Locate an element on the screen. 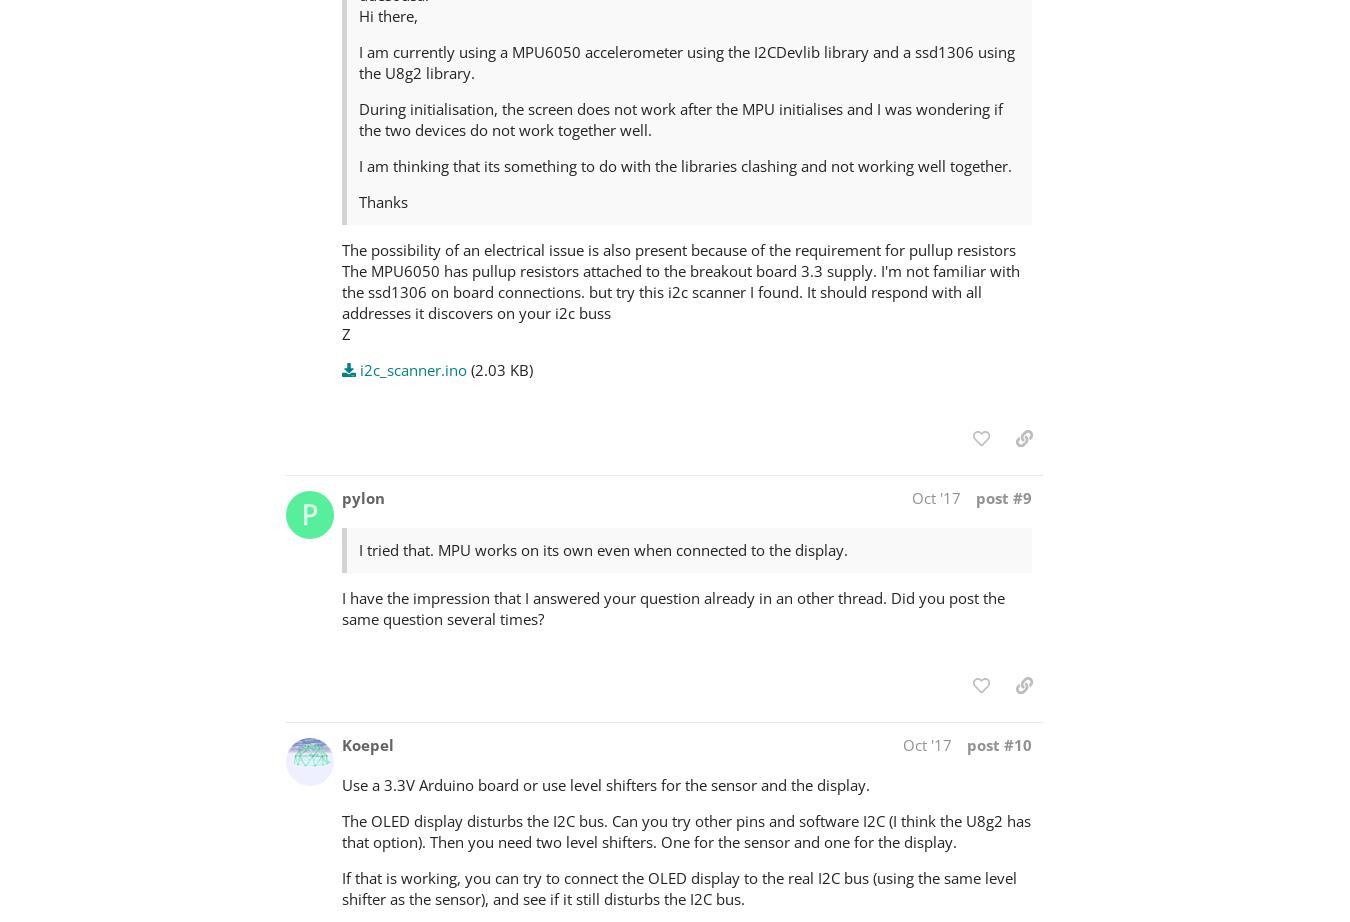 The image size is (1350, 922). 'I have the impression that I answered your question already in an other thread. Did you post the same question several times?' is located at coordinates (673, 607).